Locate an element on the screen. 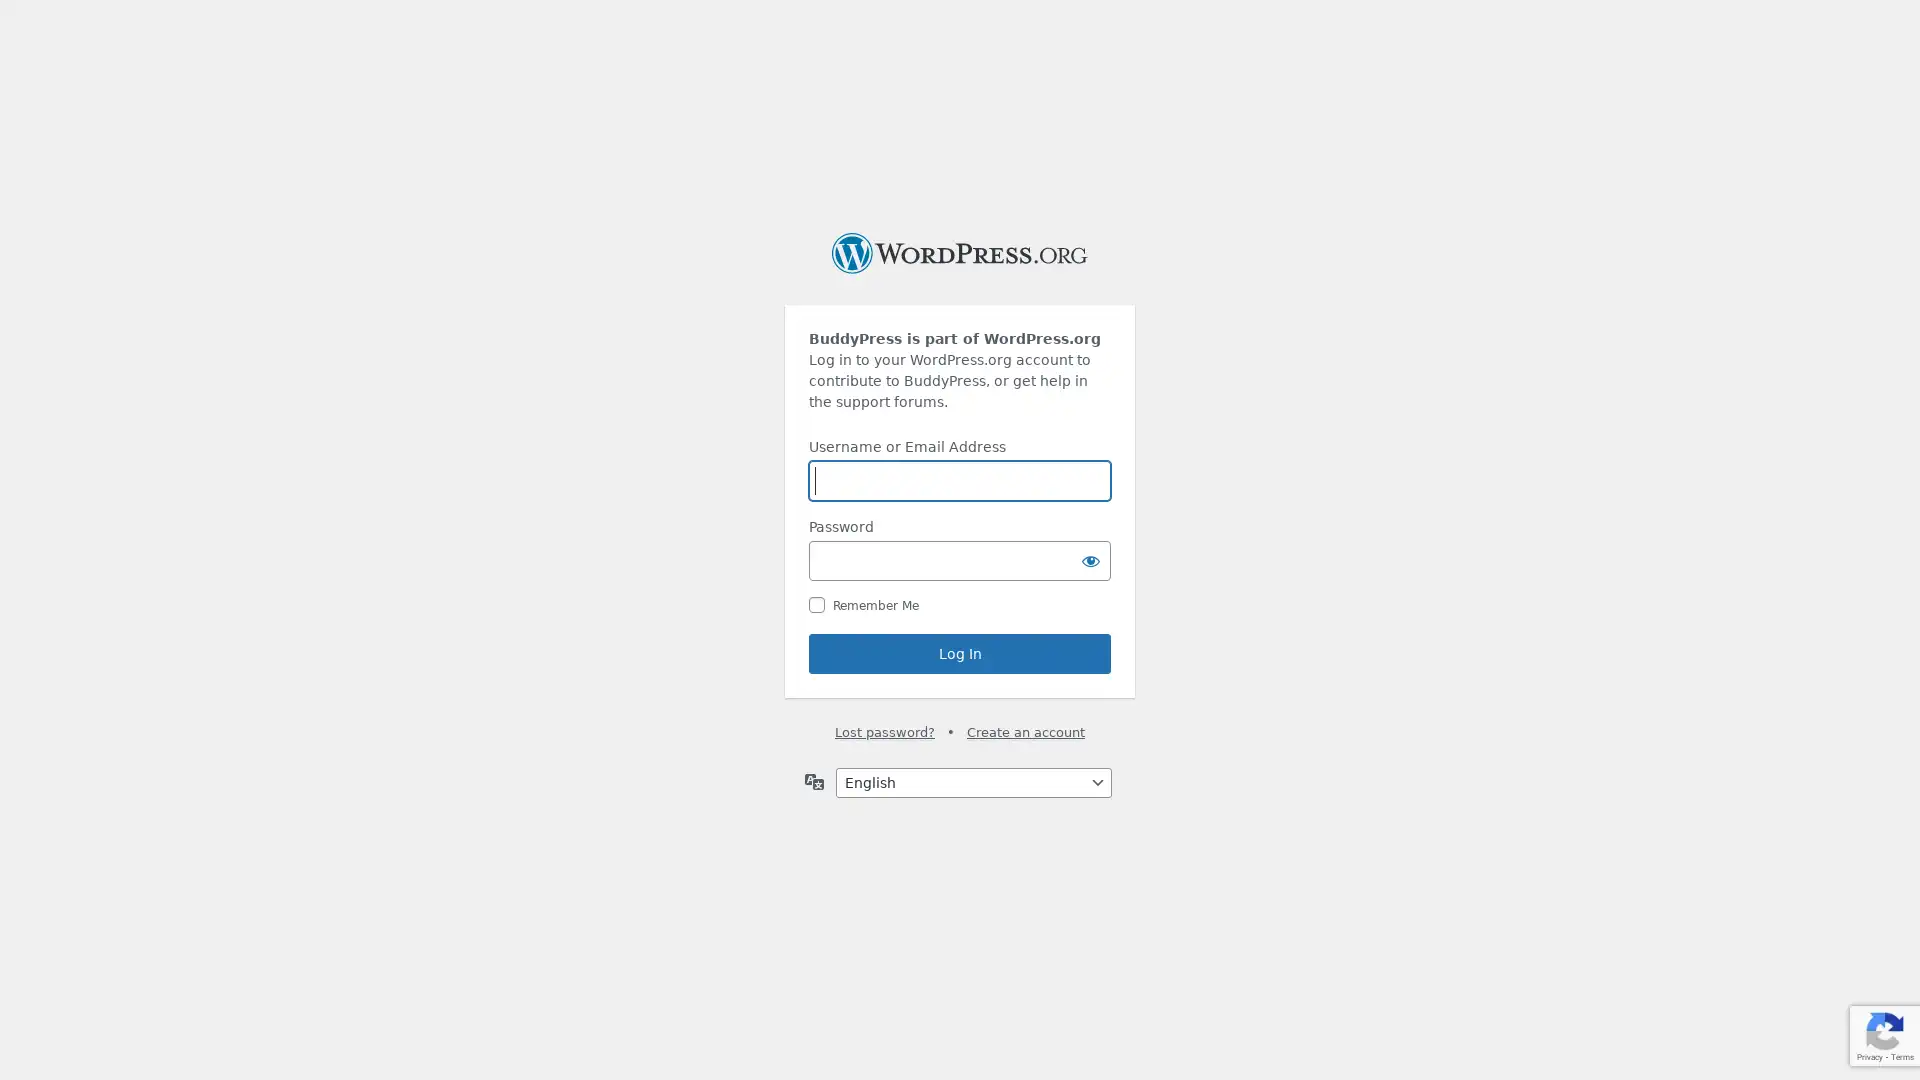  Log In is located at coordinates (960, 654).